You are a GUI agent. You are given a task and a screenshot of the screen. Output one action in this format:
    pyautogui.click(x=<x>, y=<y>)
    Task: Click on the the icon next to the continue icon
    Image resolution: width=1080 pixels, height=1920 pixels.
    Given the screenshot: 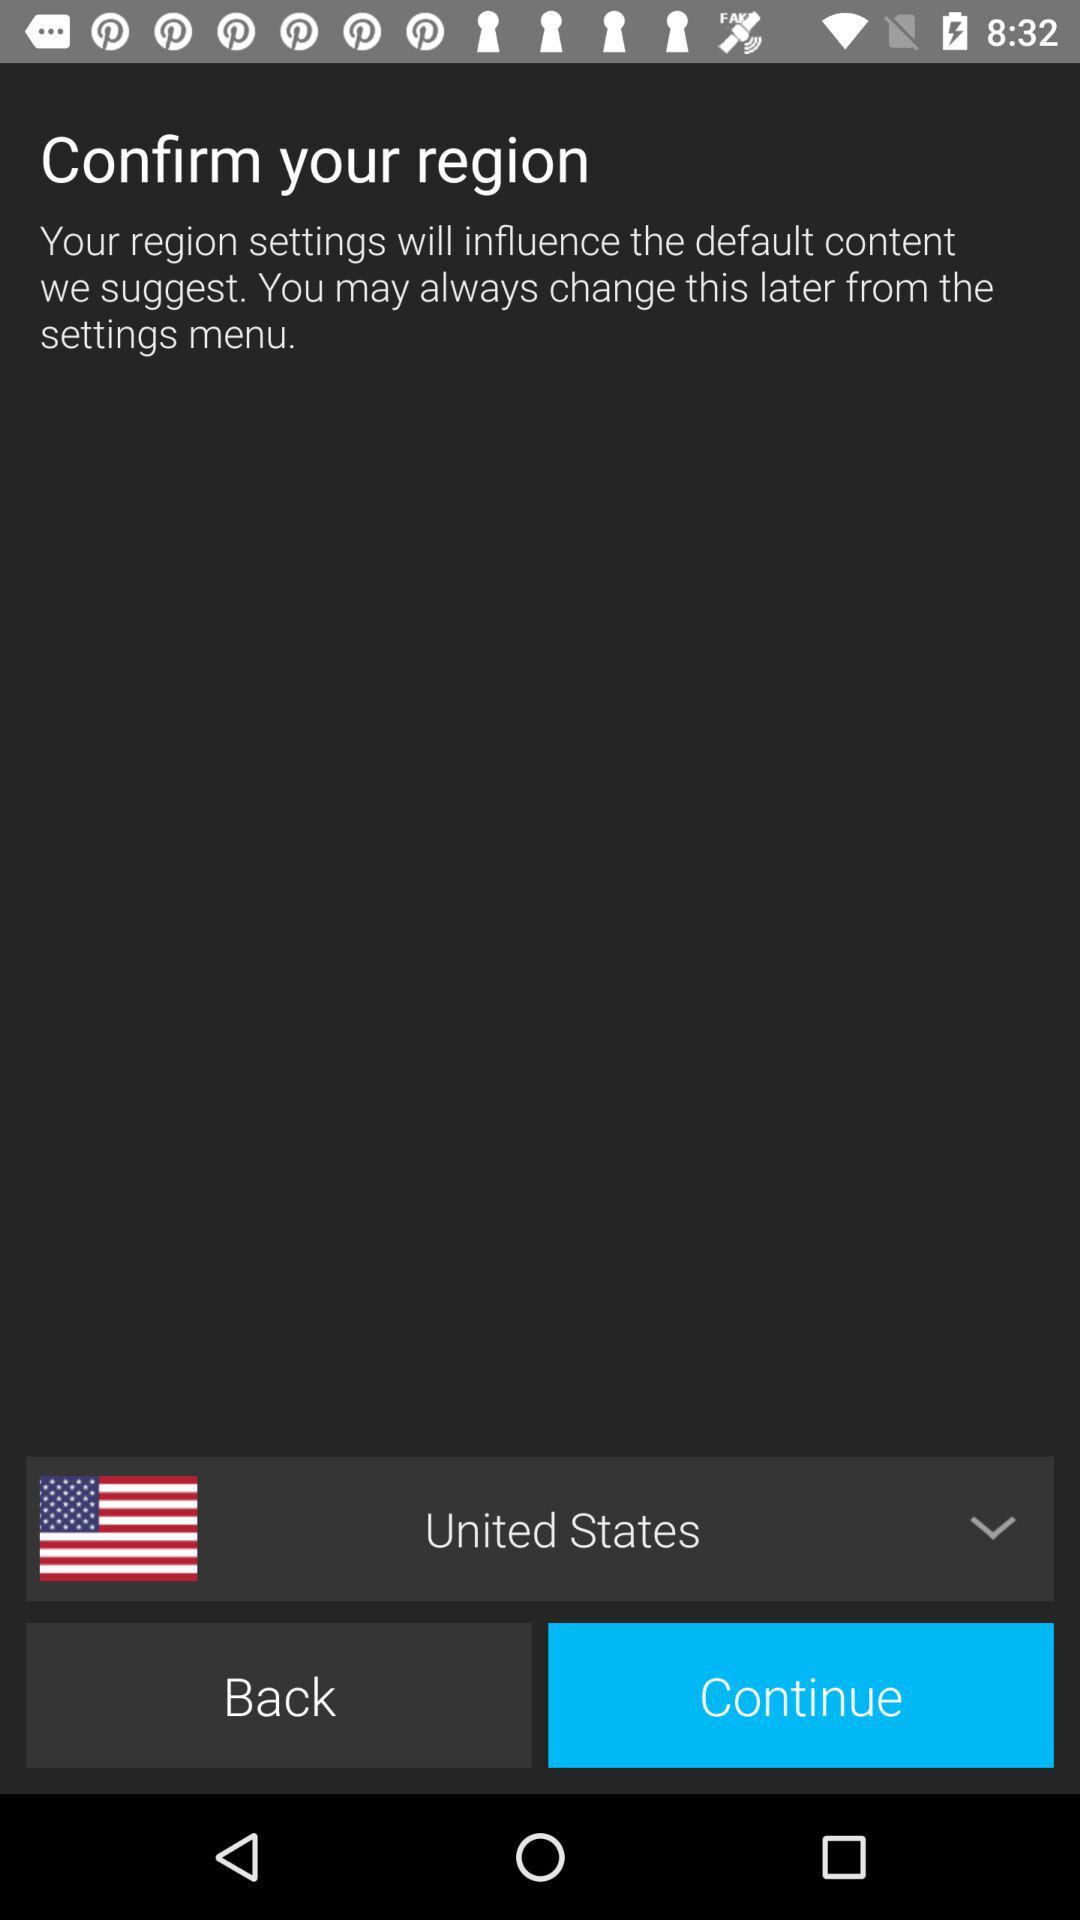 What is the action you would take?
    pyautogui.click(x=278, y=1694)
    